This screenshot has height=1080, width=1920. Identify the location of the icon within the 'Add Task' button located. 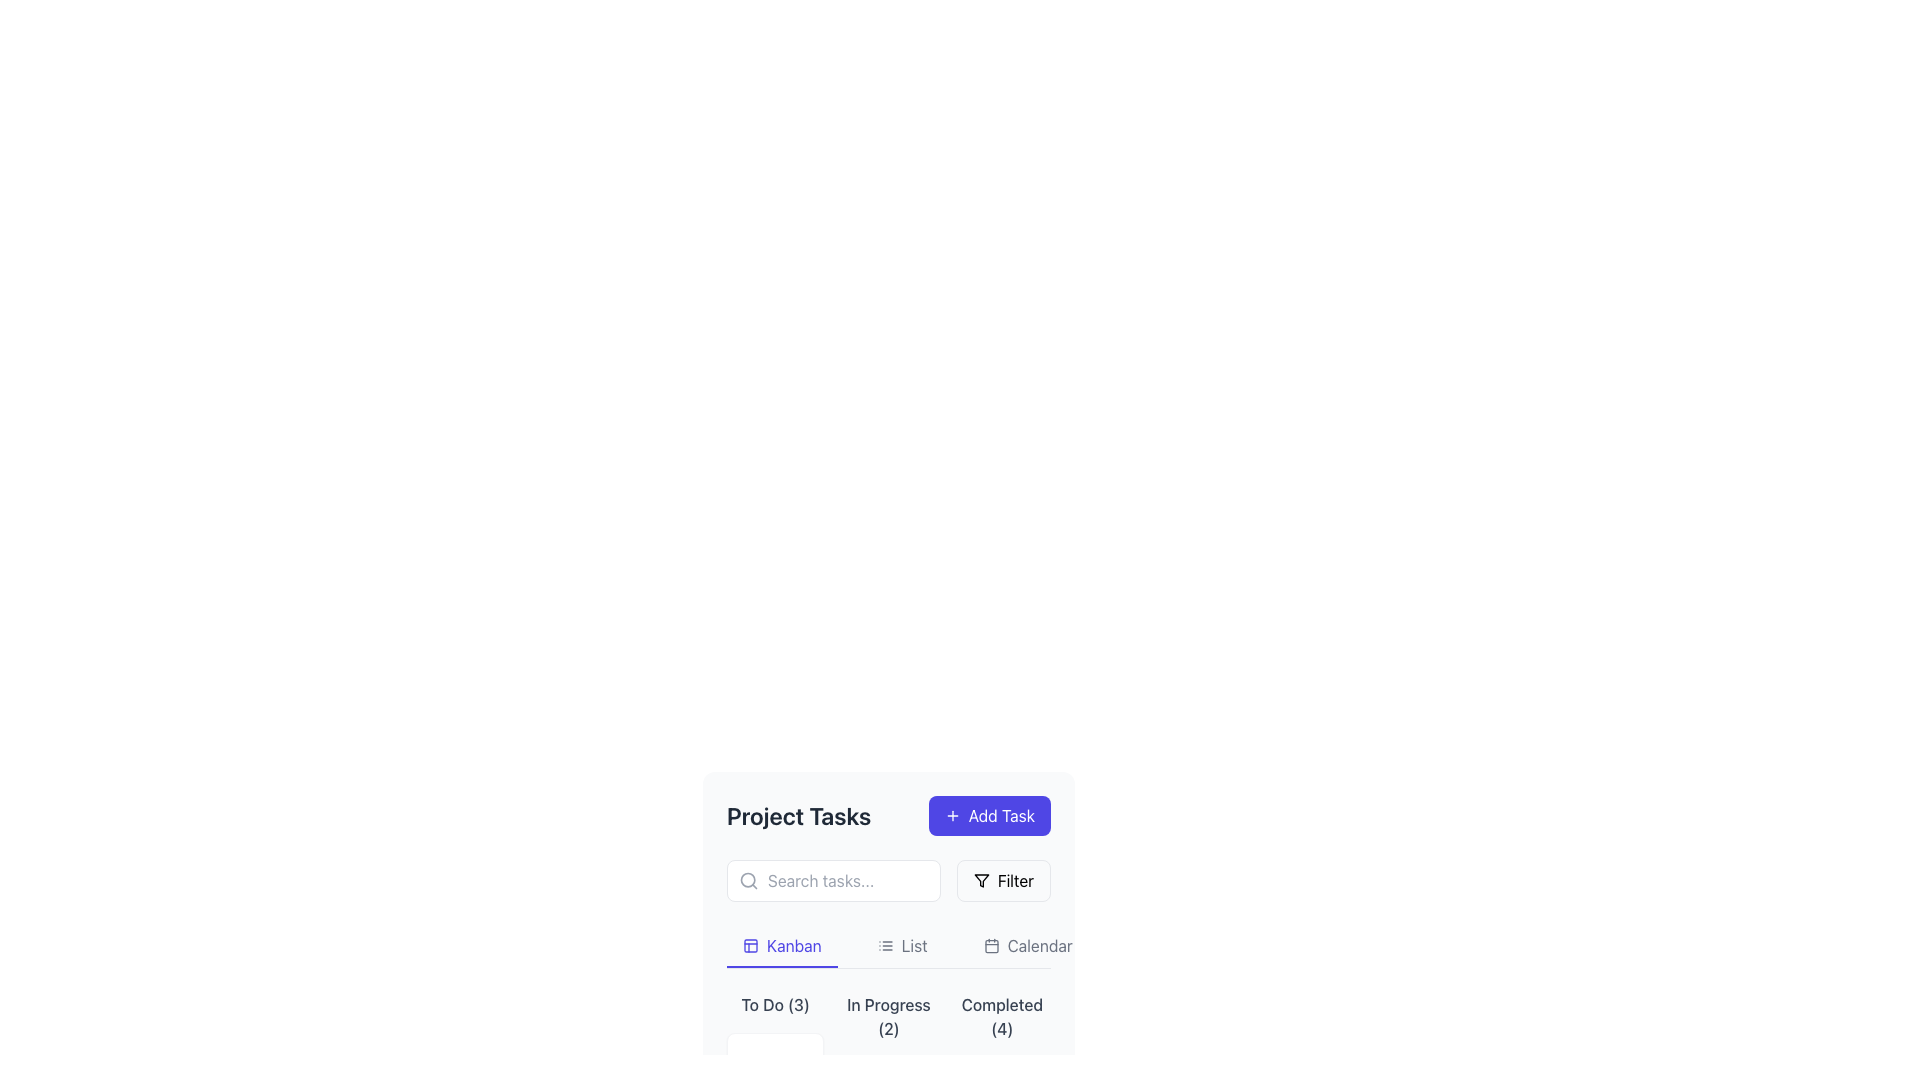
(951, 816).